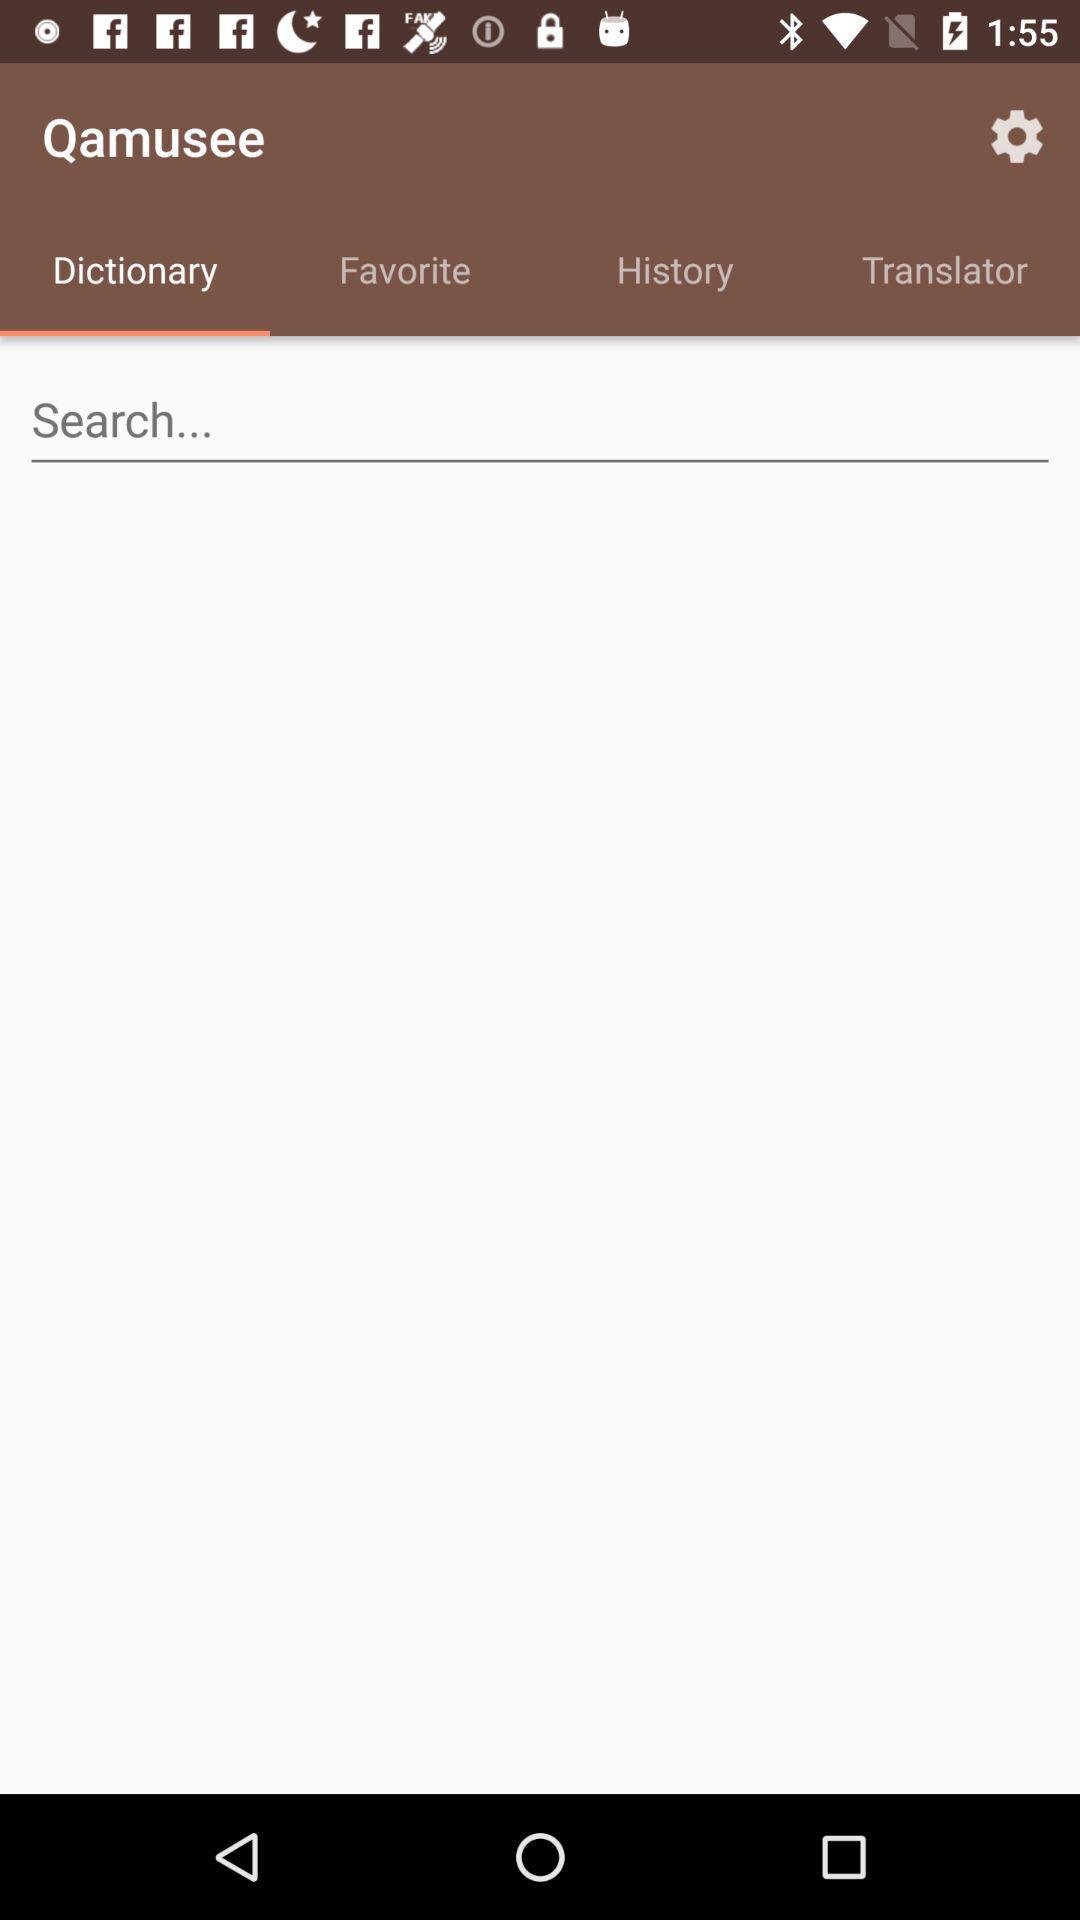 This screenshot has height=1920, width=1080. What do you see at coordinates (540, 419) in the screenshot?
I see `search for an item` at bounding box center [540, 419].